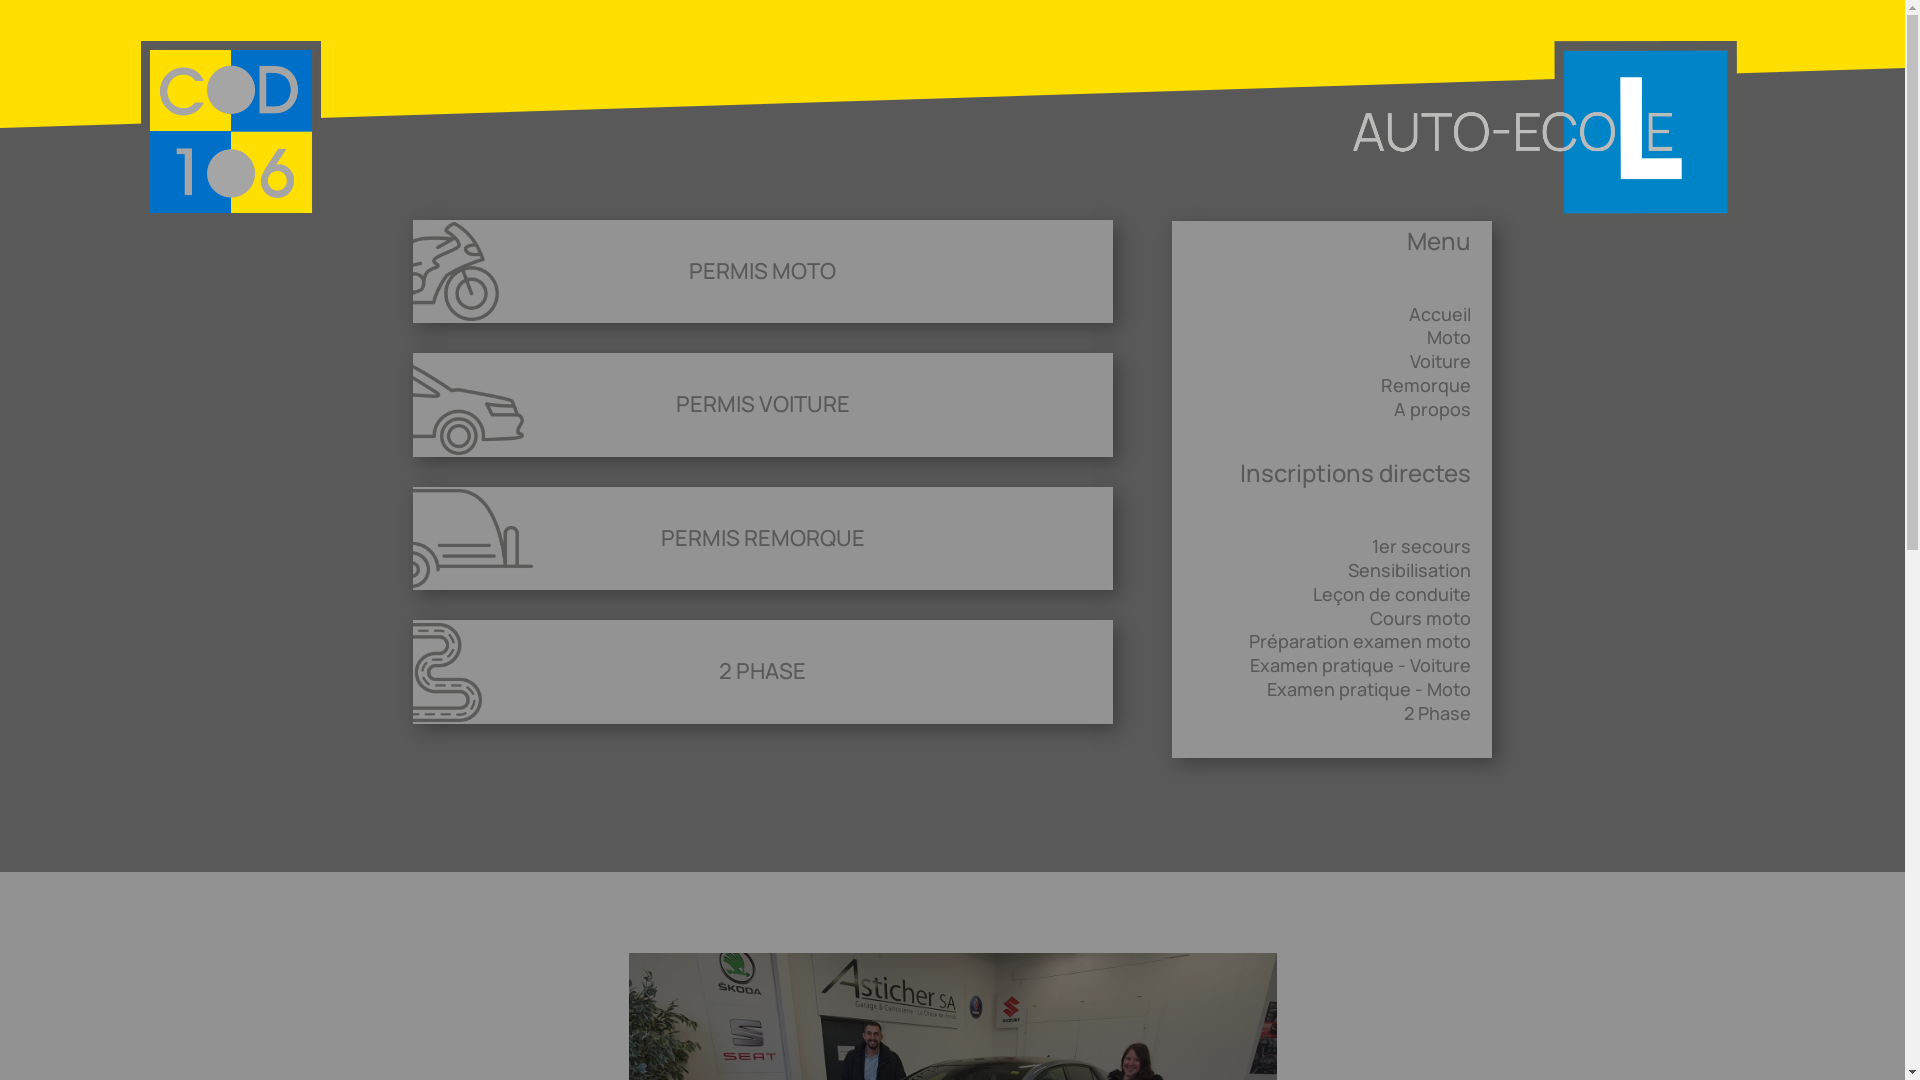 This screenshot has height=1080, width=1920. What do you see at coordinates (1440, 313) in the screenshot?
I see `'Accueil'` at bounding box center [1440, 313].